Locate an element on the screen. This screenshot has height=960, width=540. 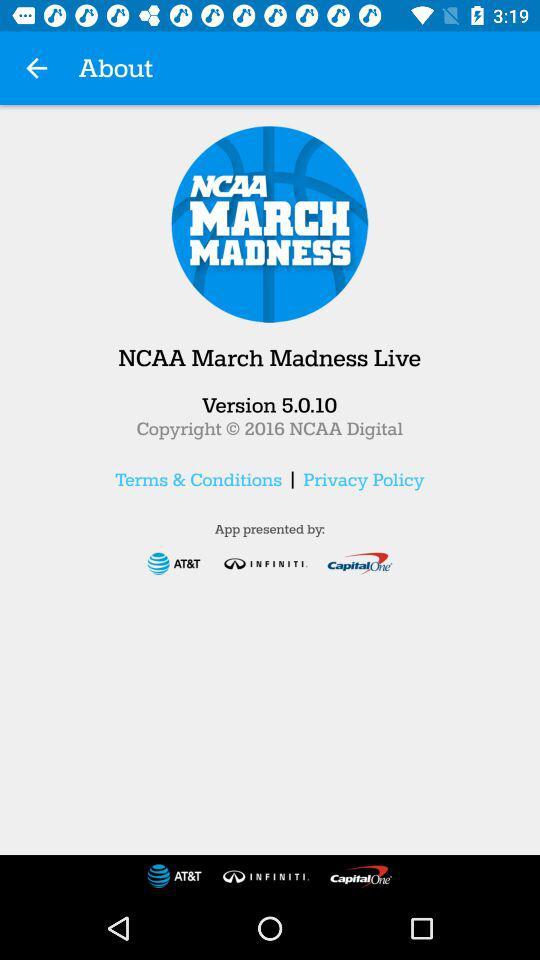
item above app presented by: item is located at coordinates (198, 479).